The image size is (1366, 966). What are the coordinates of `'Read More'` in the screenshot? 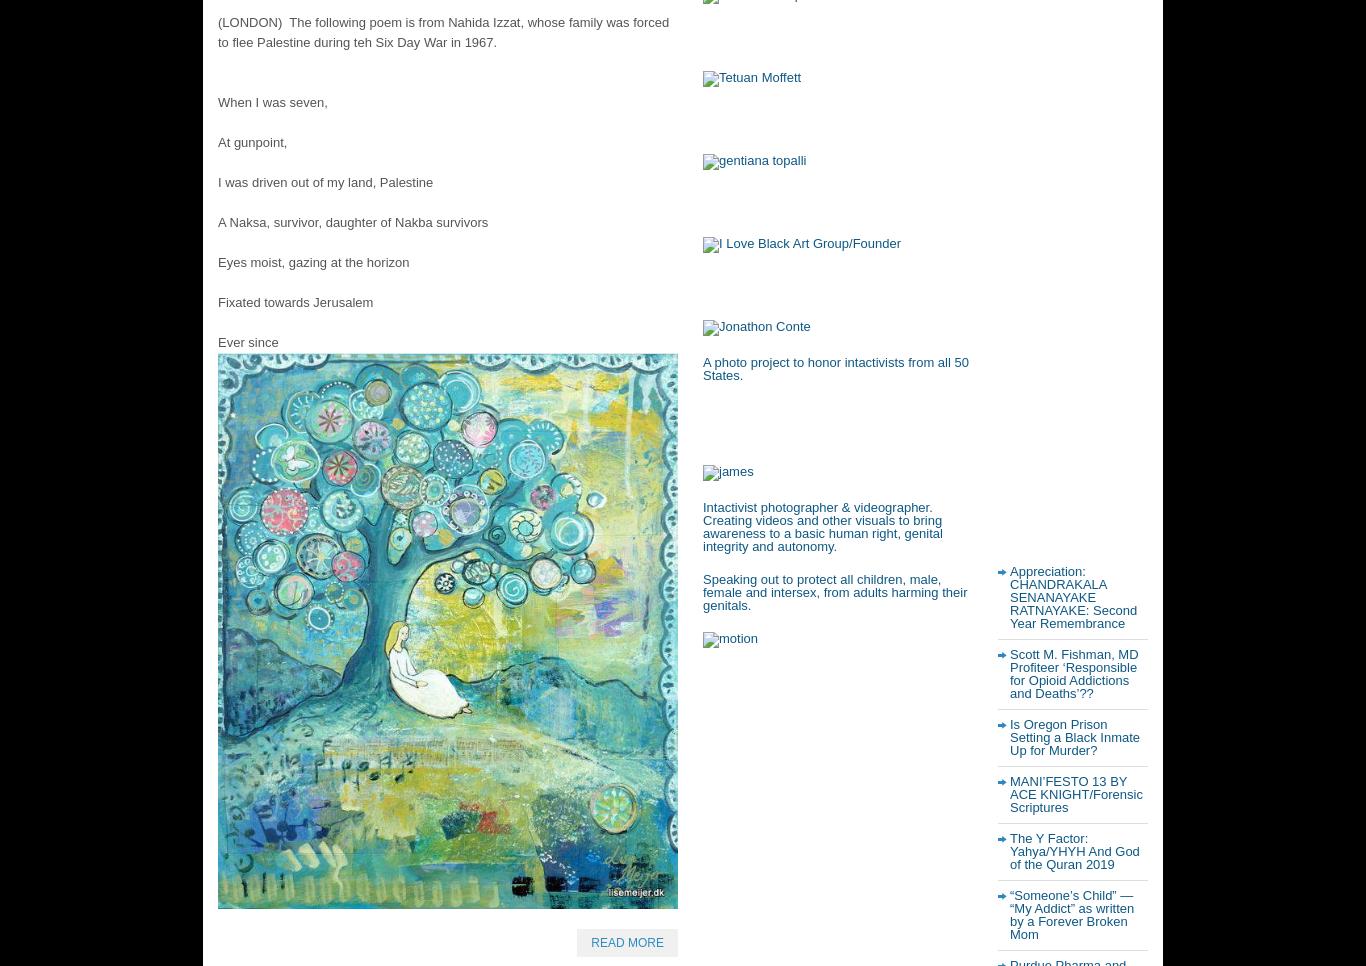 It's located at (626, 942).